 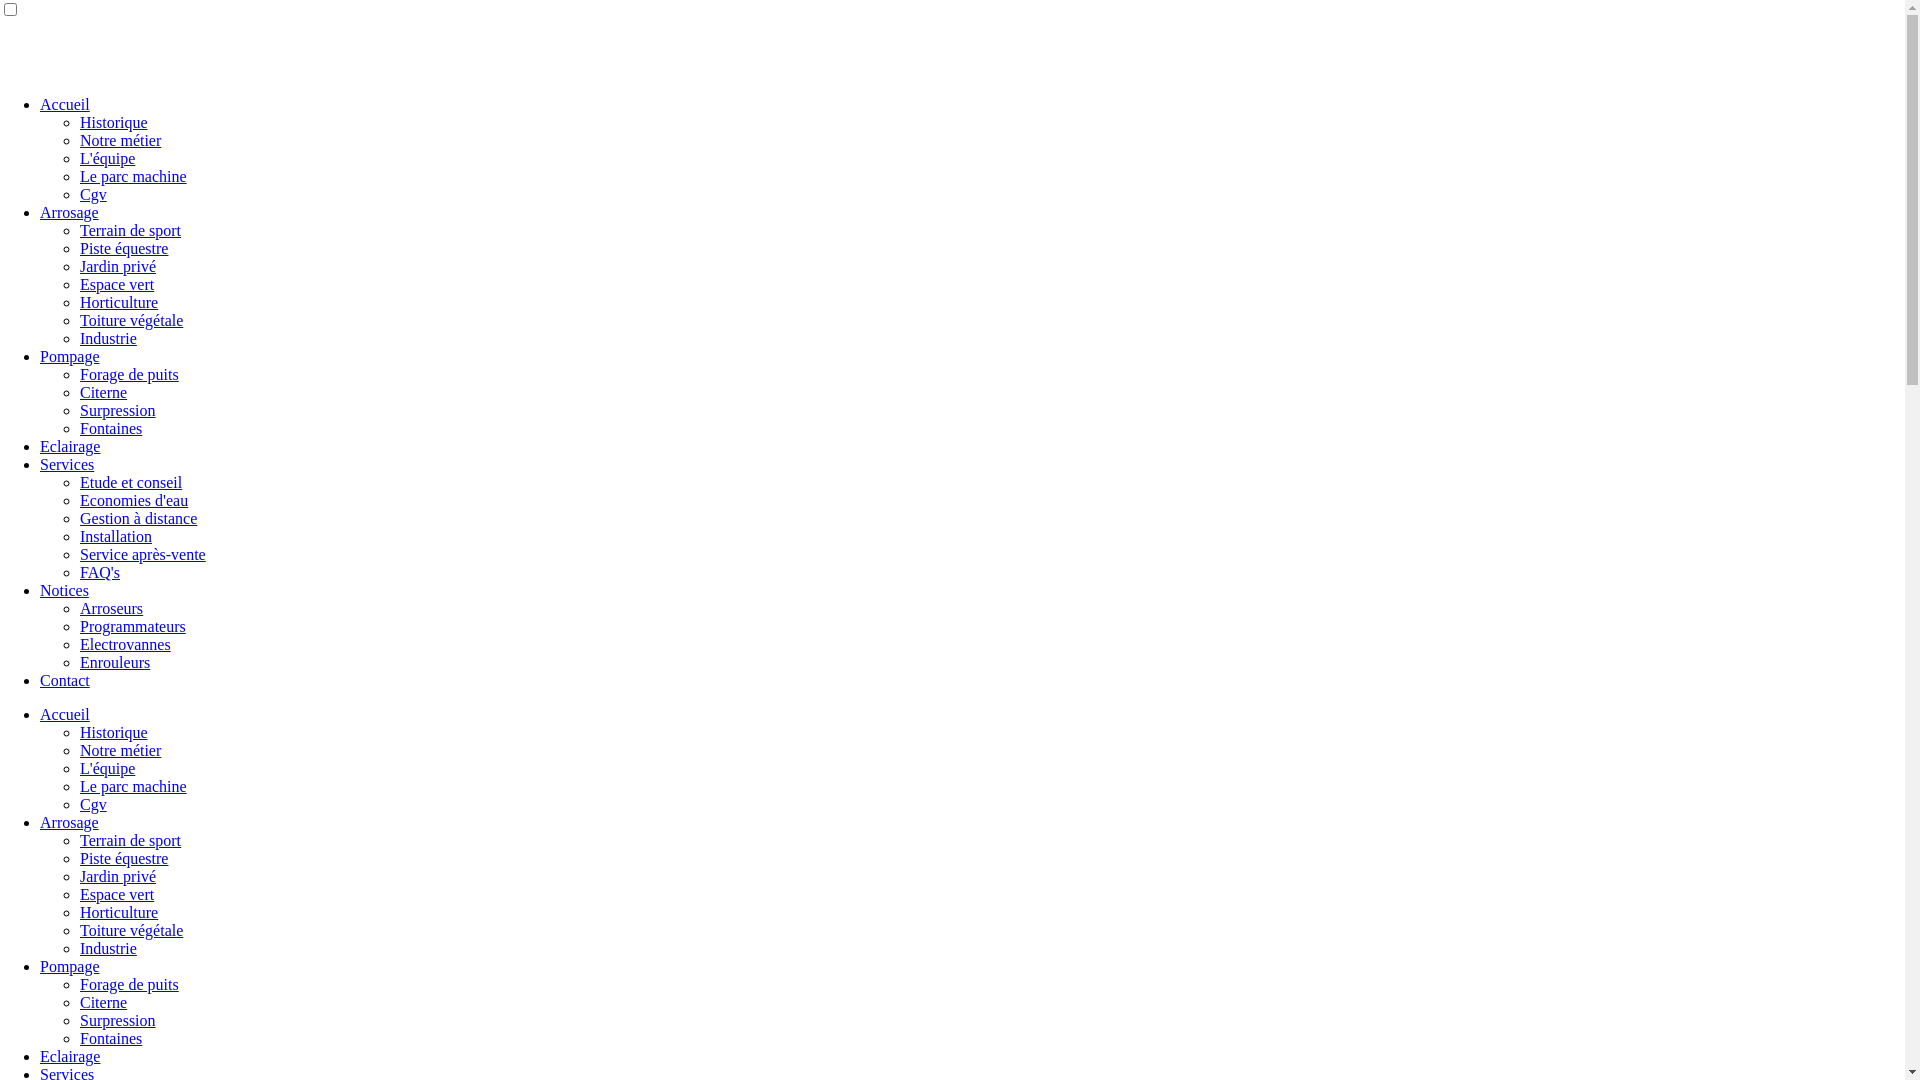 What do you see at coordinates (92, 194) in the screenshot?
I see `'Cgv'` at bounding box center [92, 194].